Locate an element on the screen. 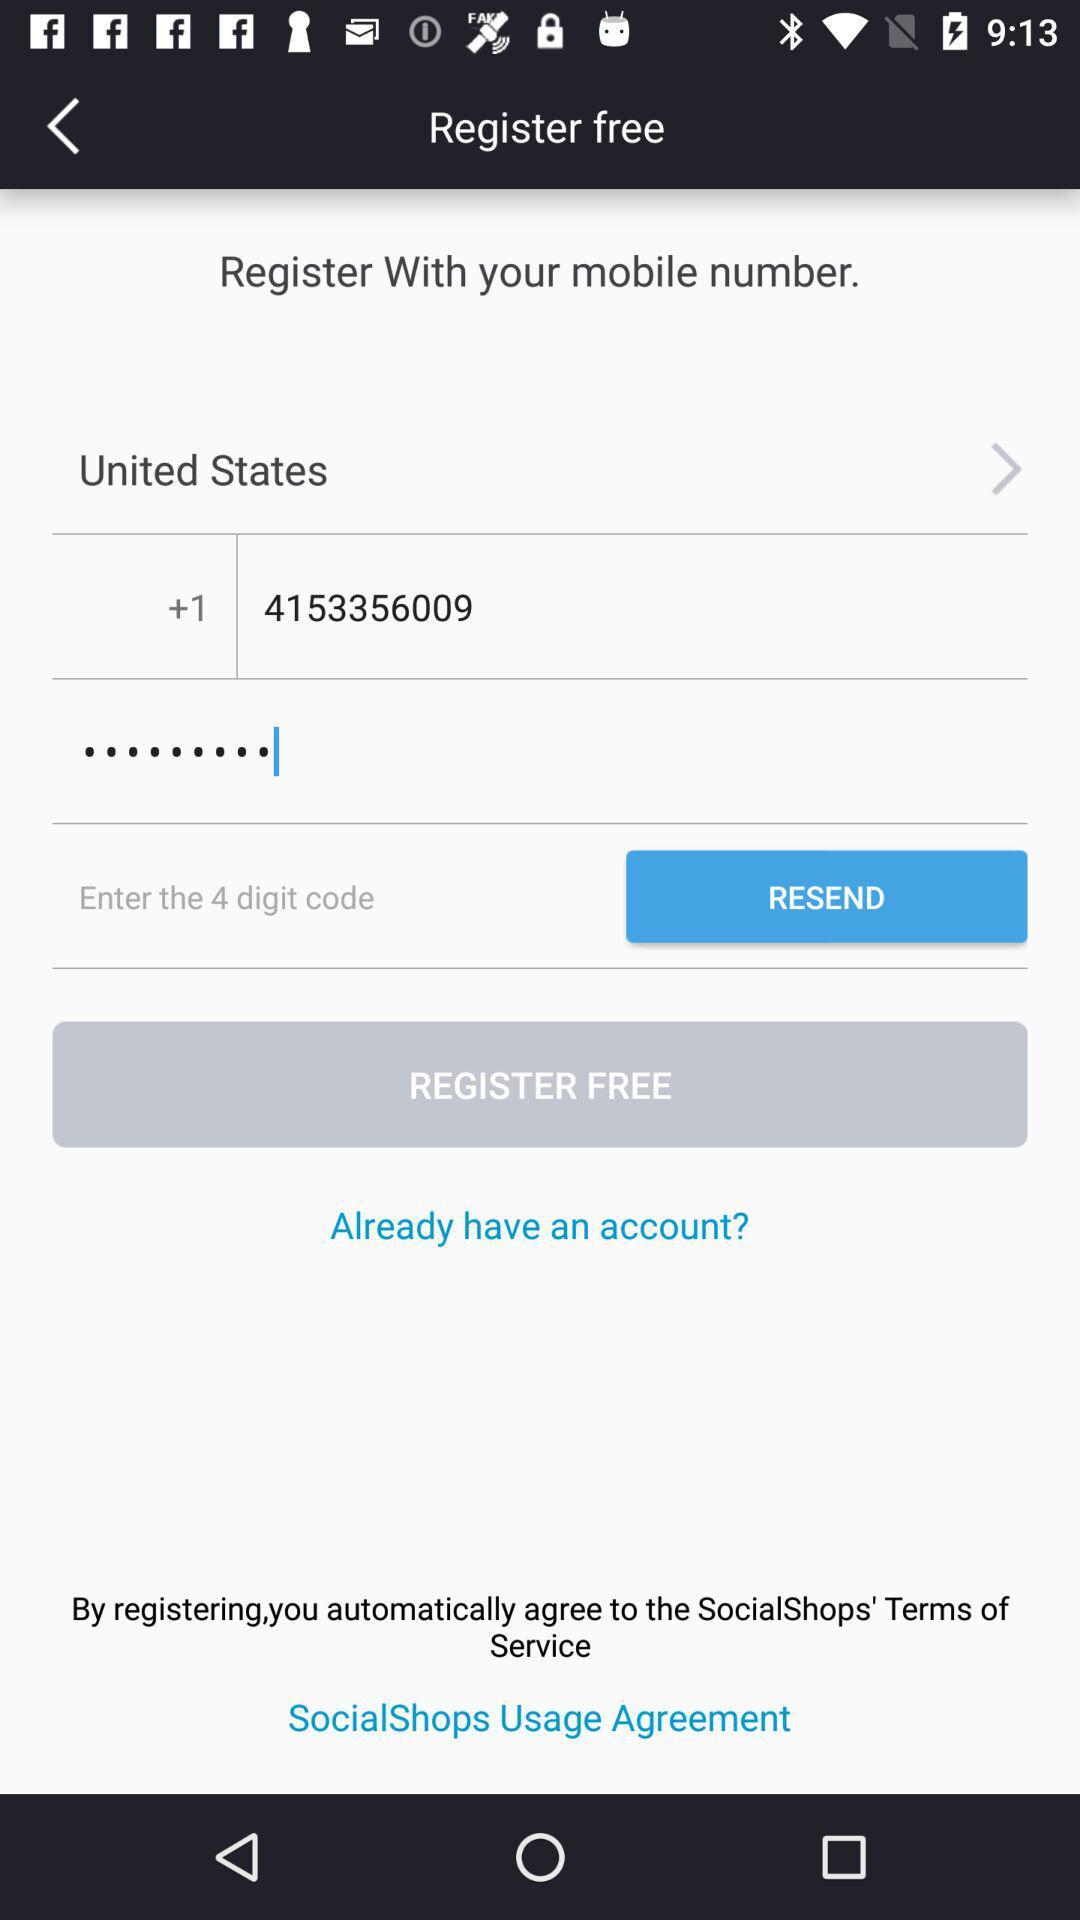  already have an icon is located at coordinates (538, 1223).